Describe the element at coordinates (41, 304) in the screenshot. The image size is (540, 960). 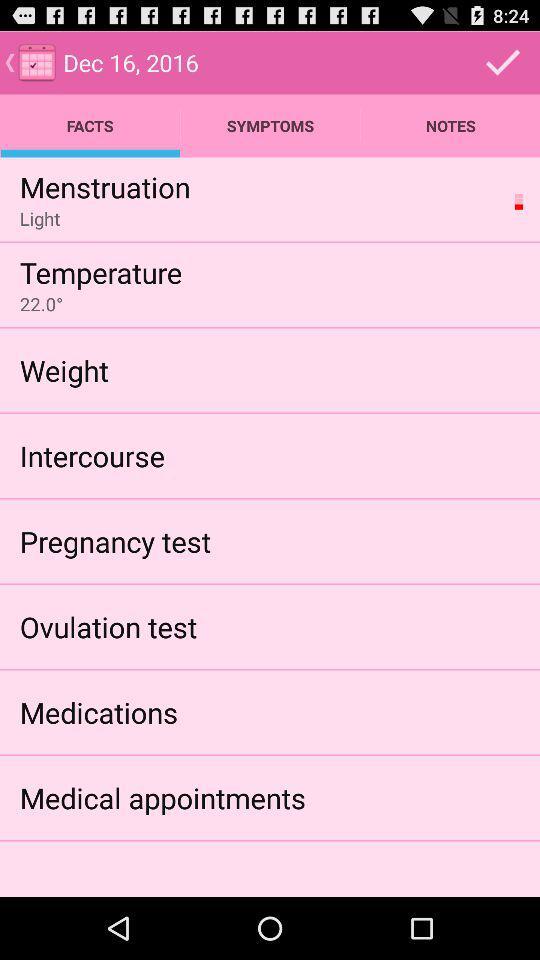
I see `icon above the weight item` at that location.